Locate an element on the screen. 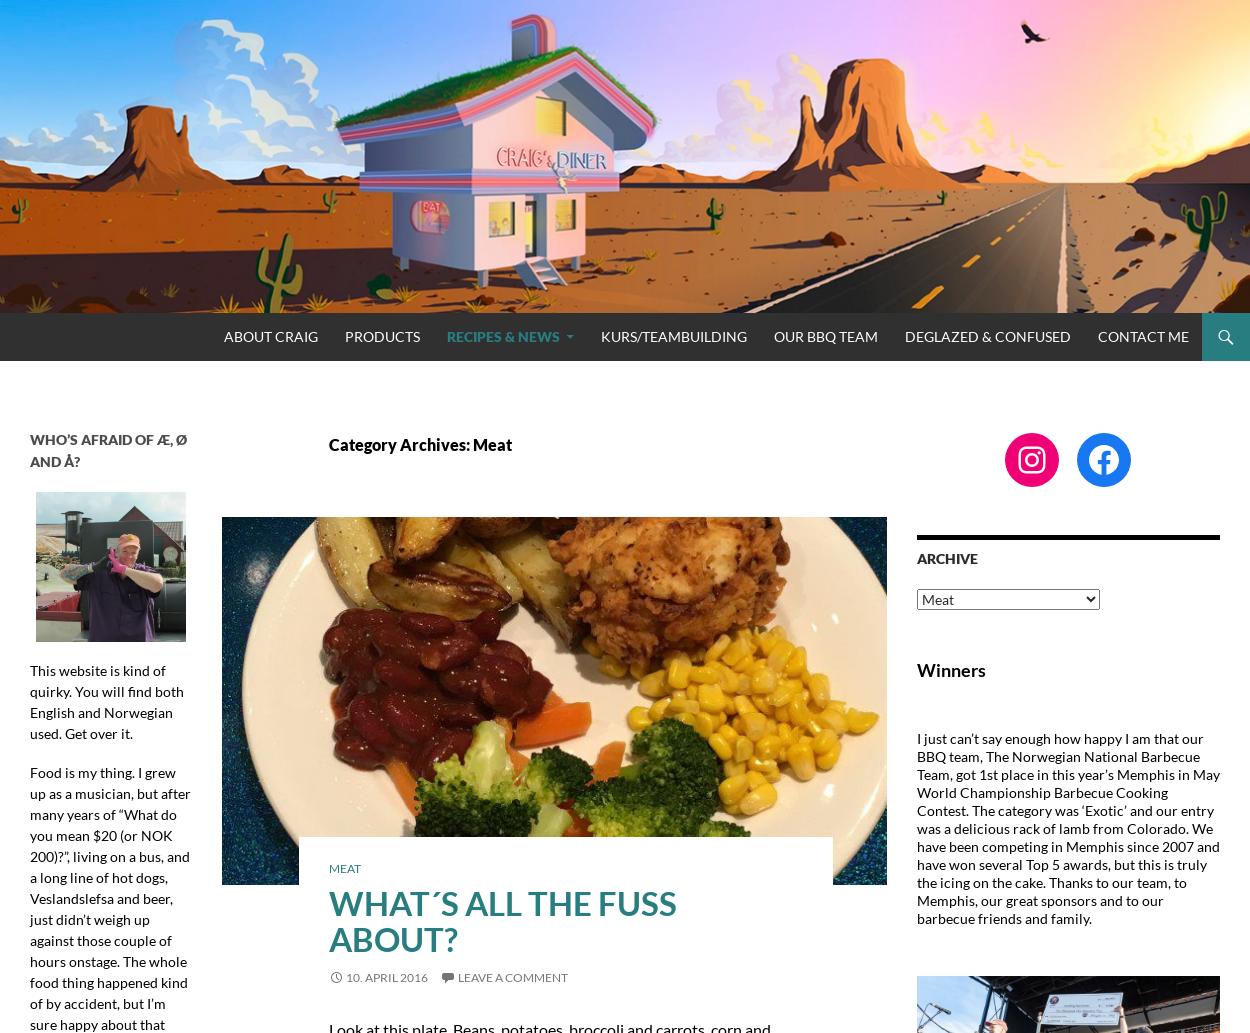 This screenshot has width=1250, height=1033. 'Recipes & News' is located at coordinates (503, 334).